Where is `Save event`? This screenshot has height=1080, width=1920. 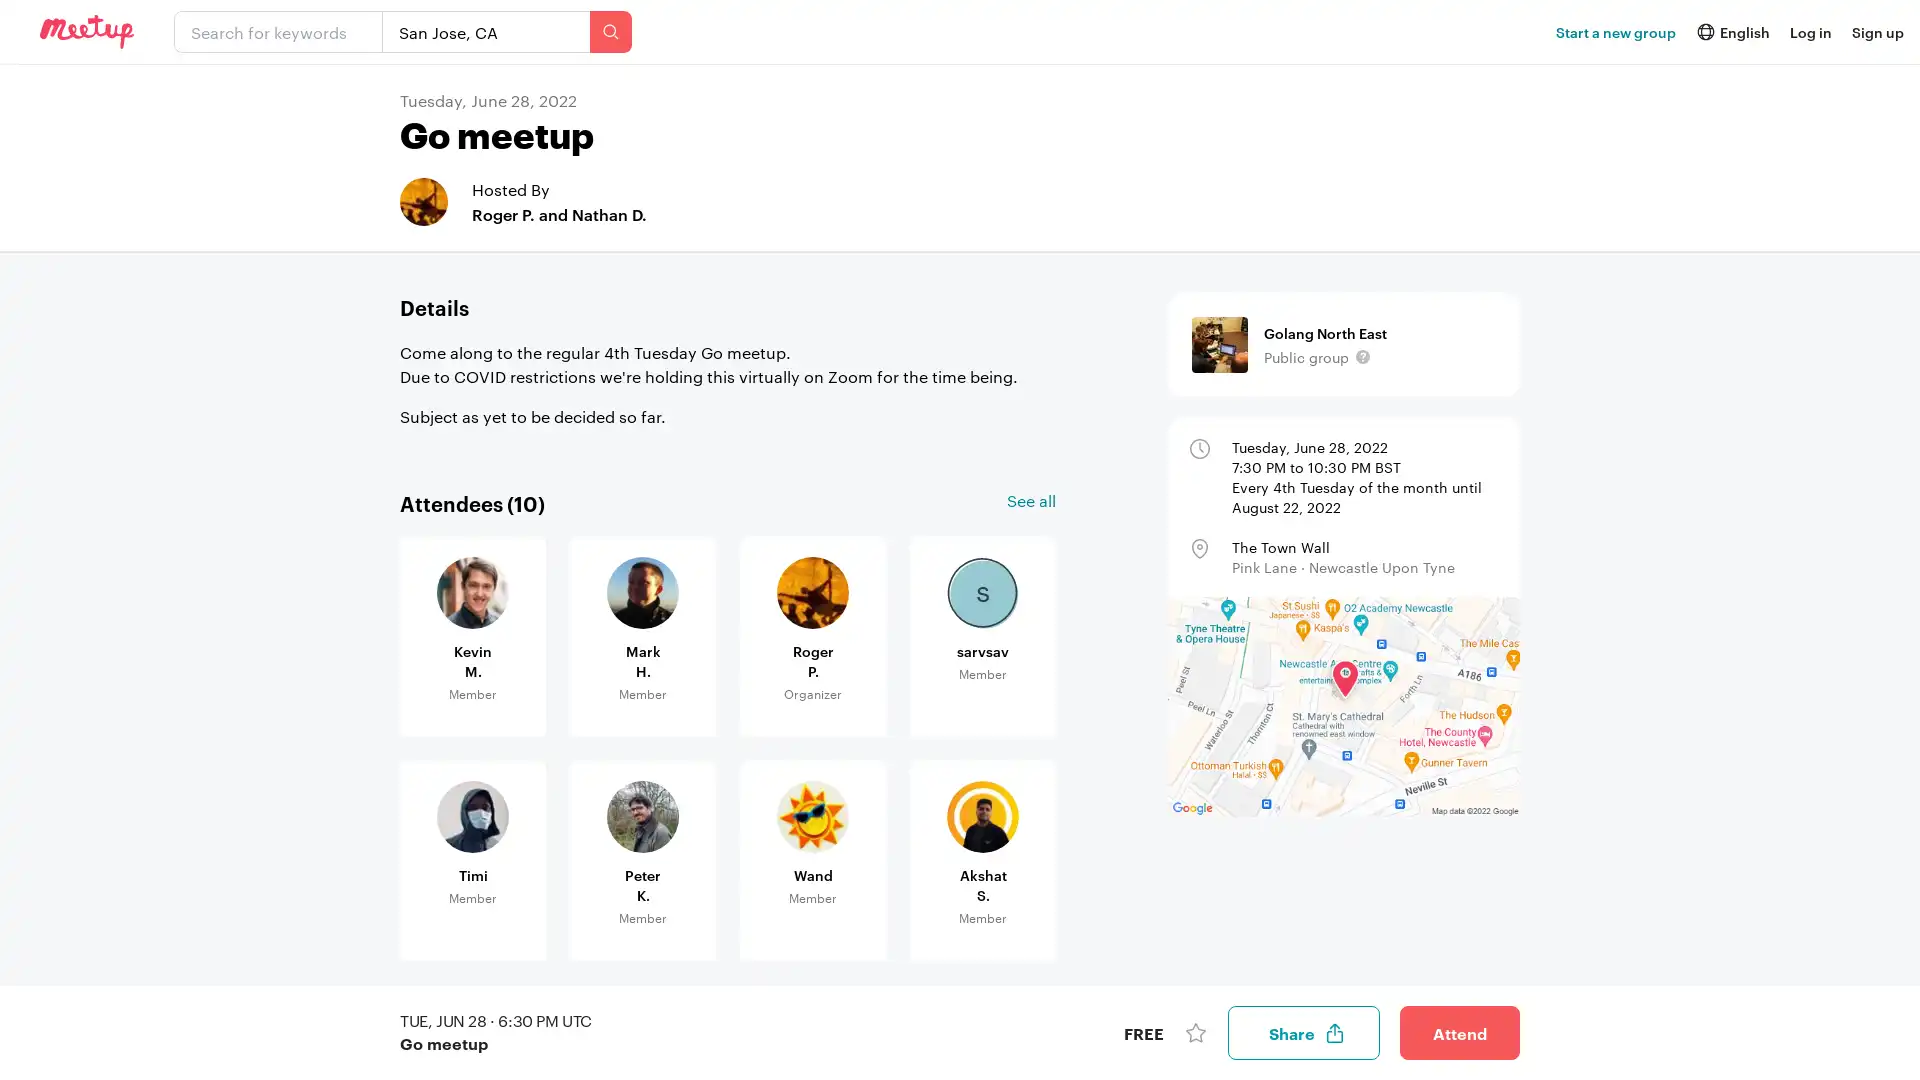 Save event is located at coordinates (1195, 1033).